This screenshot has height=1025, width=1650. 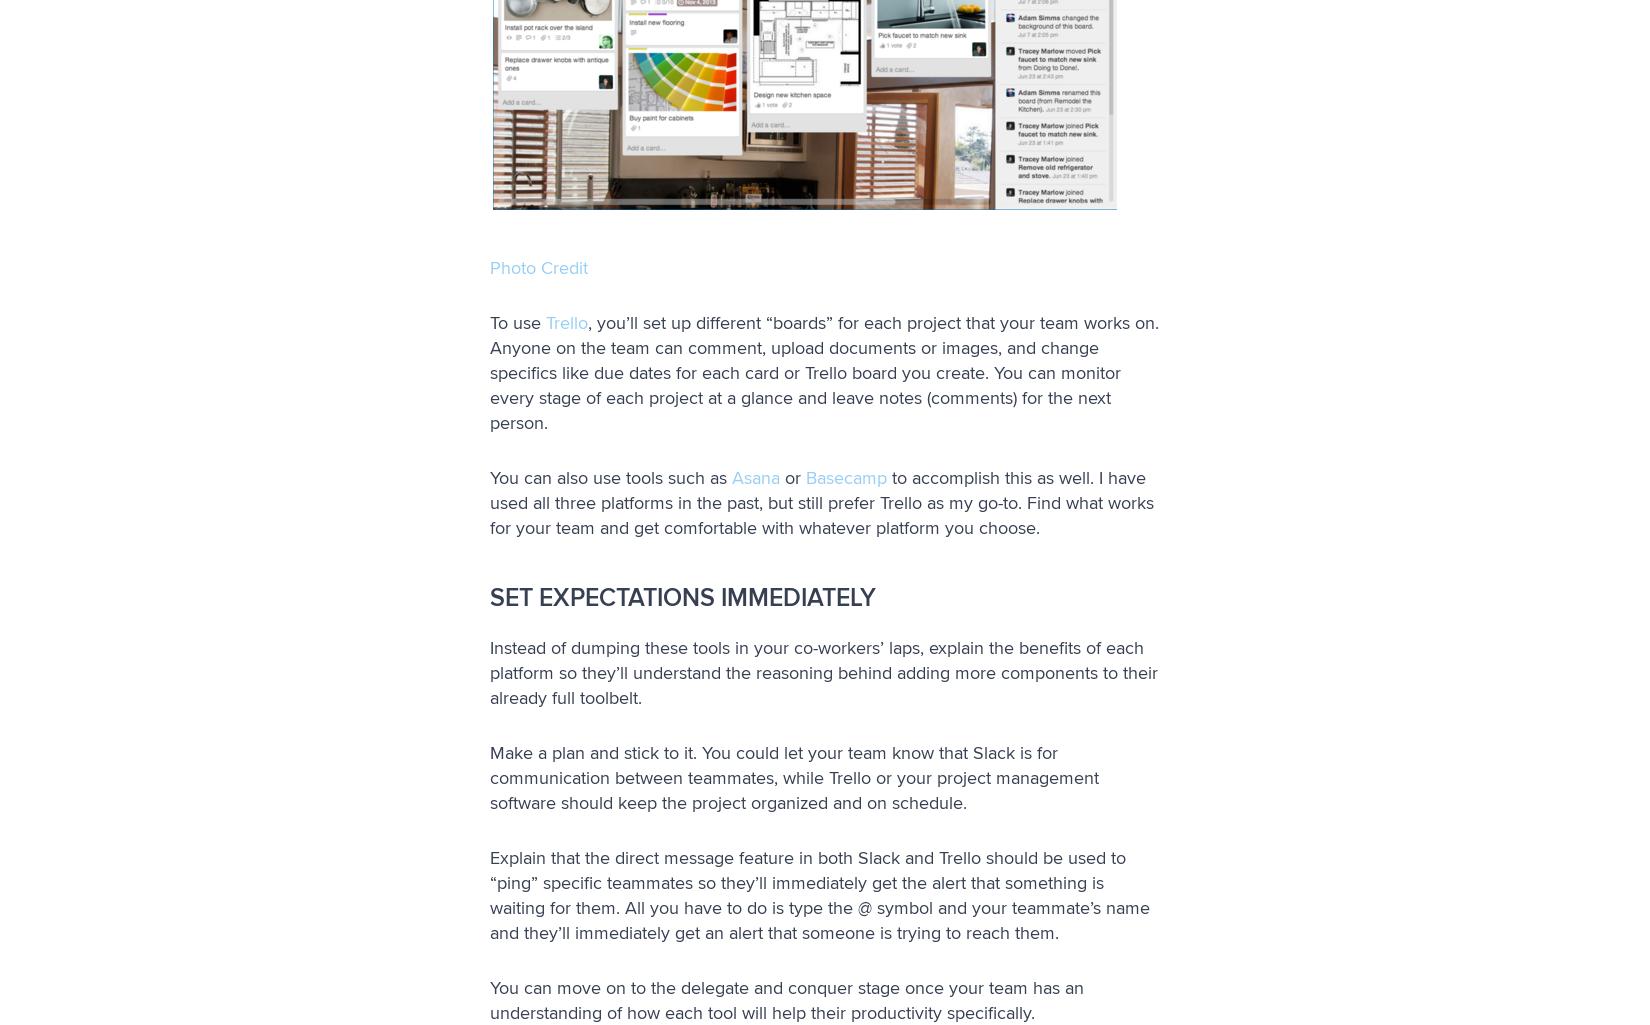 I want to click on 'Asana', so click(x=755, y=477).